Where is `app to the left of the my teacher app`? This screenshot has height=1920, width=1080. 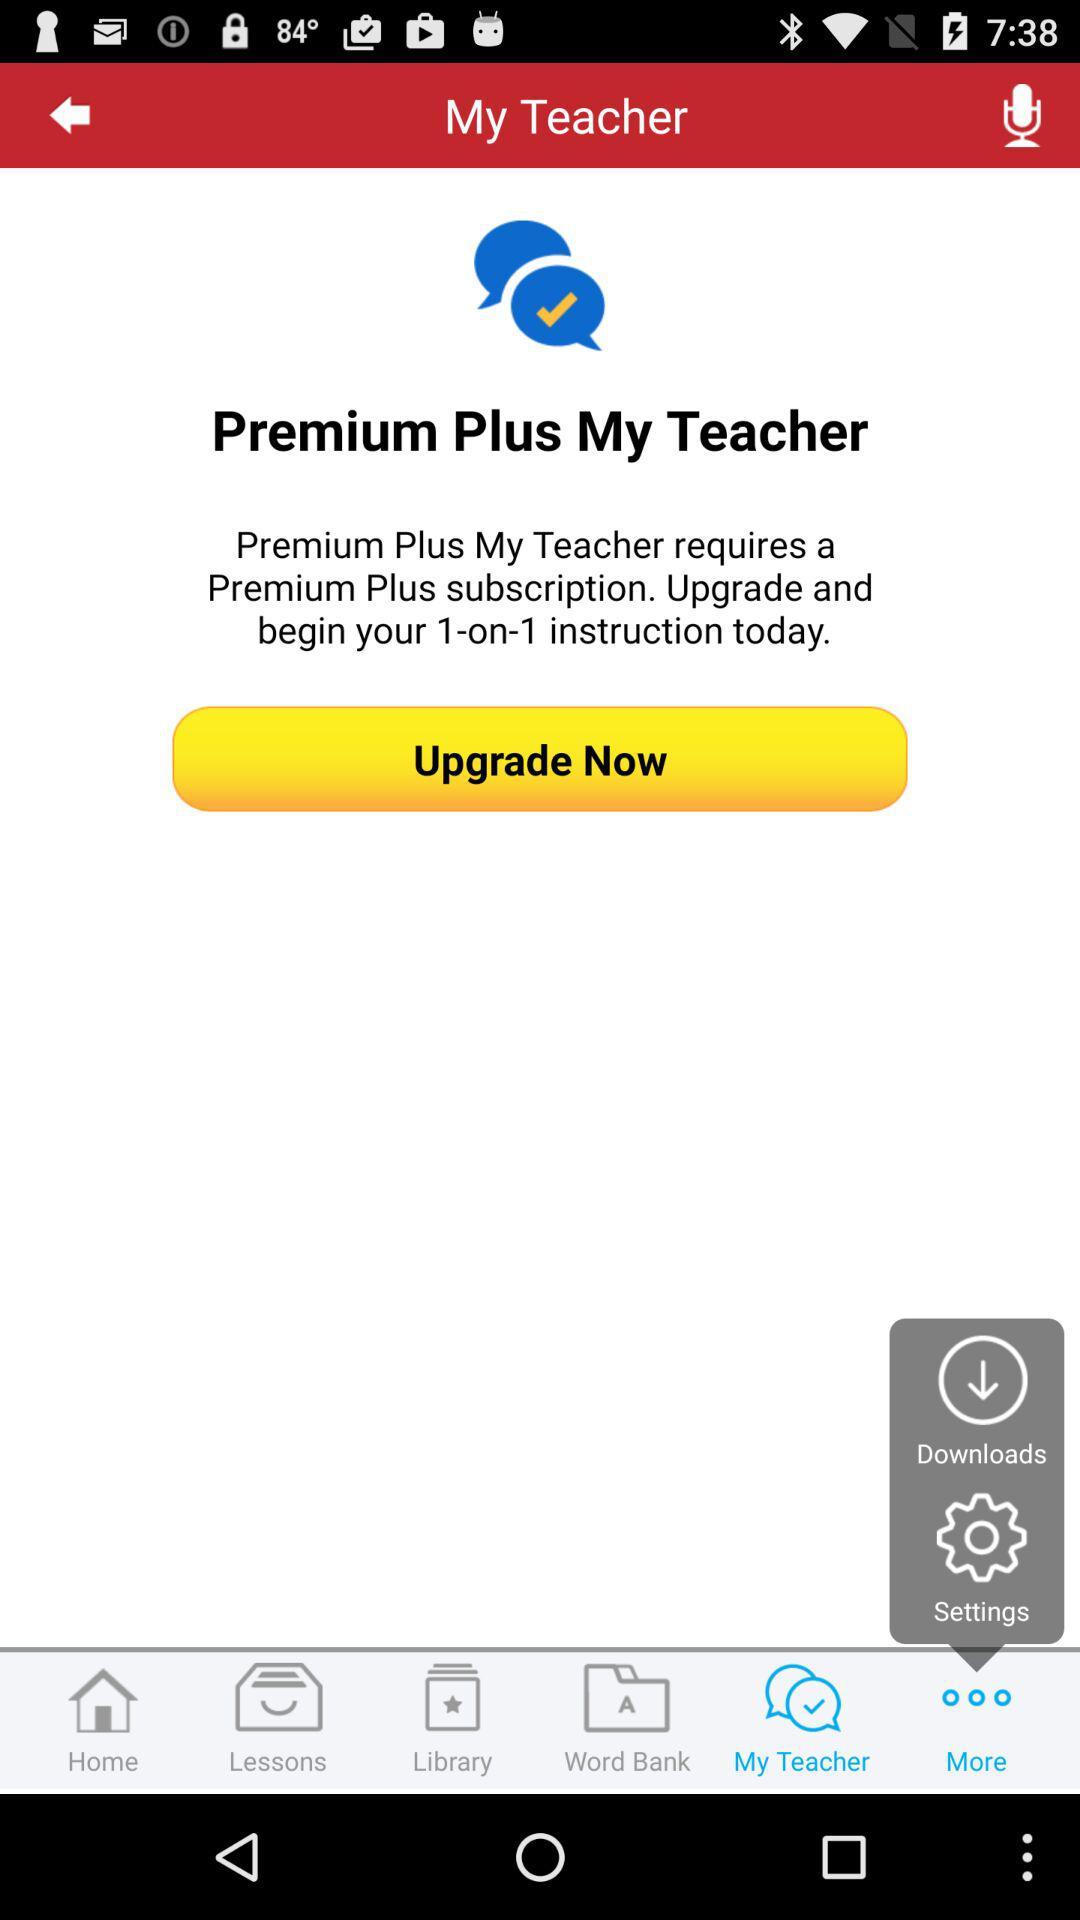
app to the left of the my teacher app is located at coordinates (69, 114).